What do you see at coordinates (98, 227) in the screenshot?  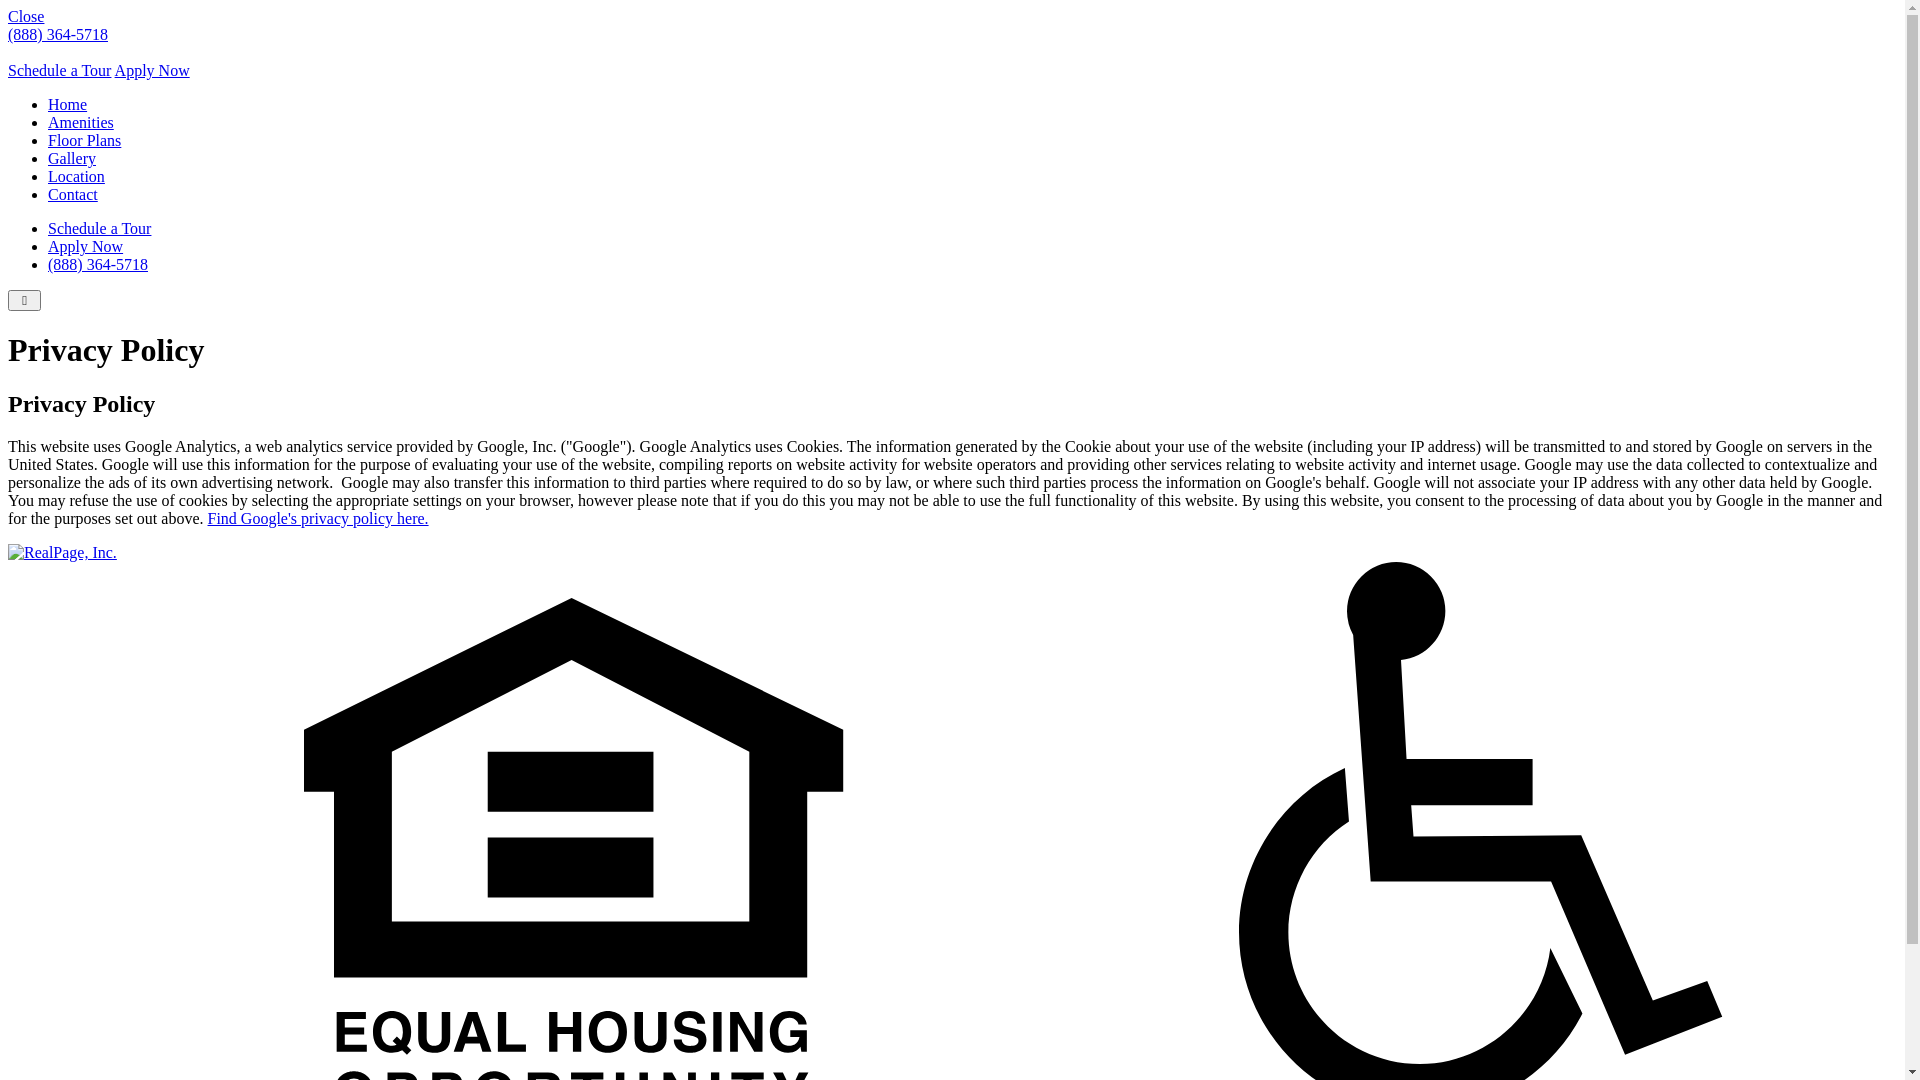 I see `'Schedule a Tour'` at bounding box center [98, 227].